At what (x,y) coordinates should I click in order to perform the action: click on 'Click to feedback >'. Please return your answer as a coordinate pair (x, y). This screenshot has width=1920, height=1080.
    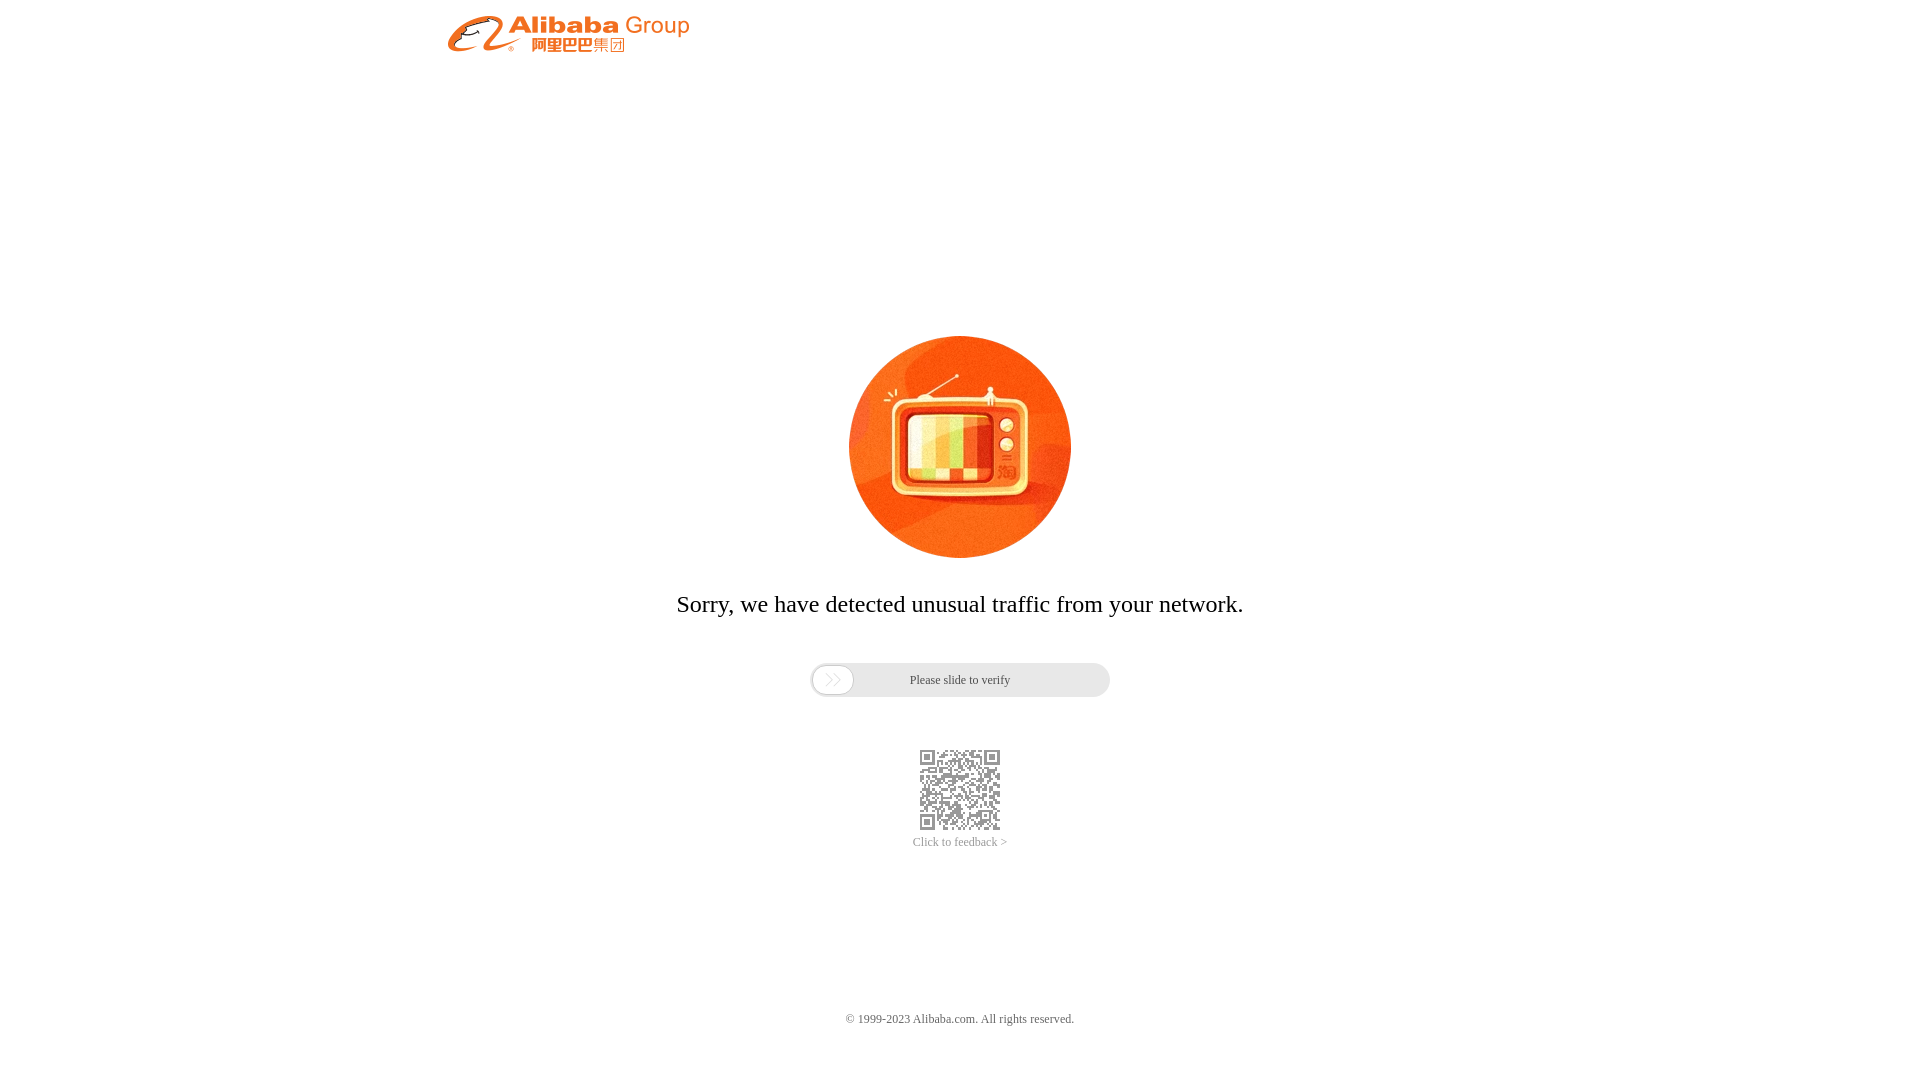
    Looking at the image, I should click on (960, 842).